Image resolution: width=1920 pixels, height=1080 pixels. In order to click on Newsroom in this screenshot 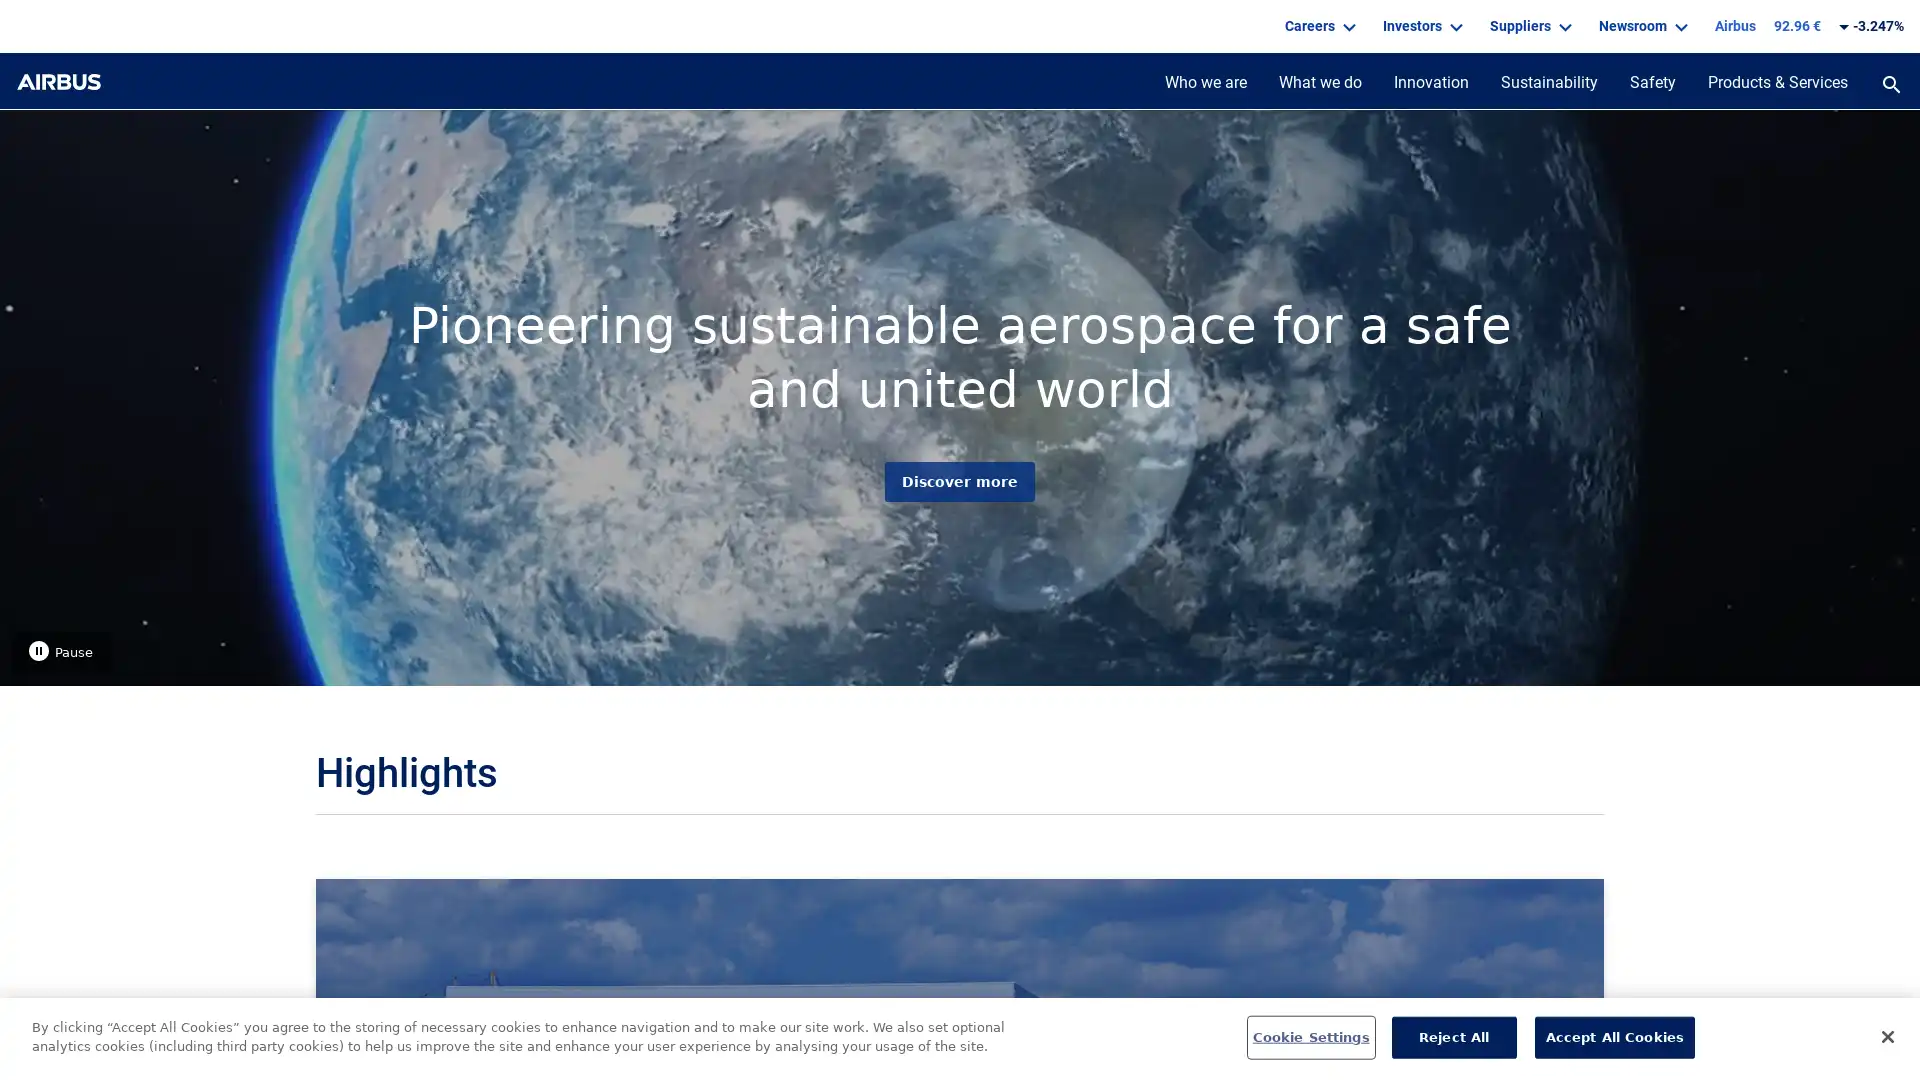, I will do `click(1641, 26)`.